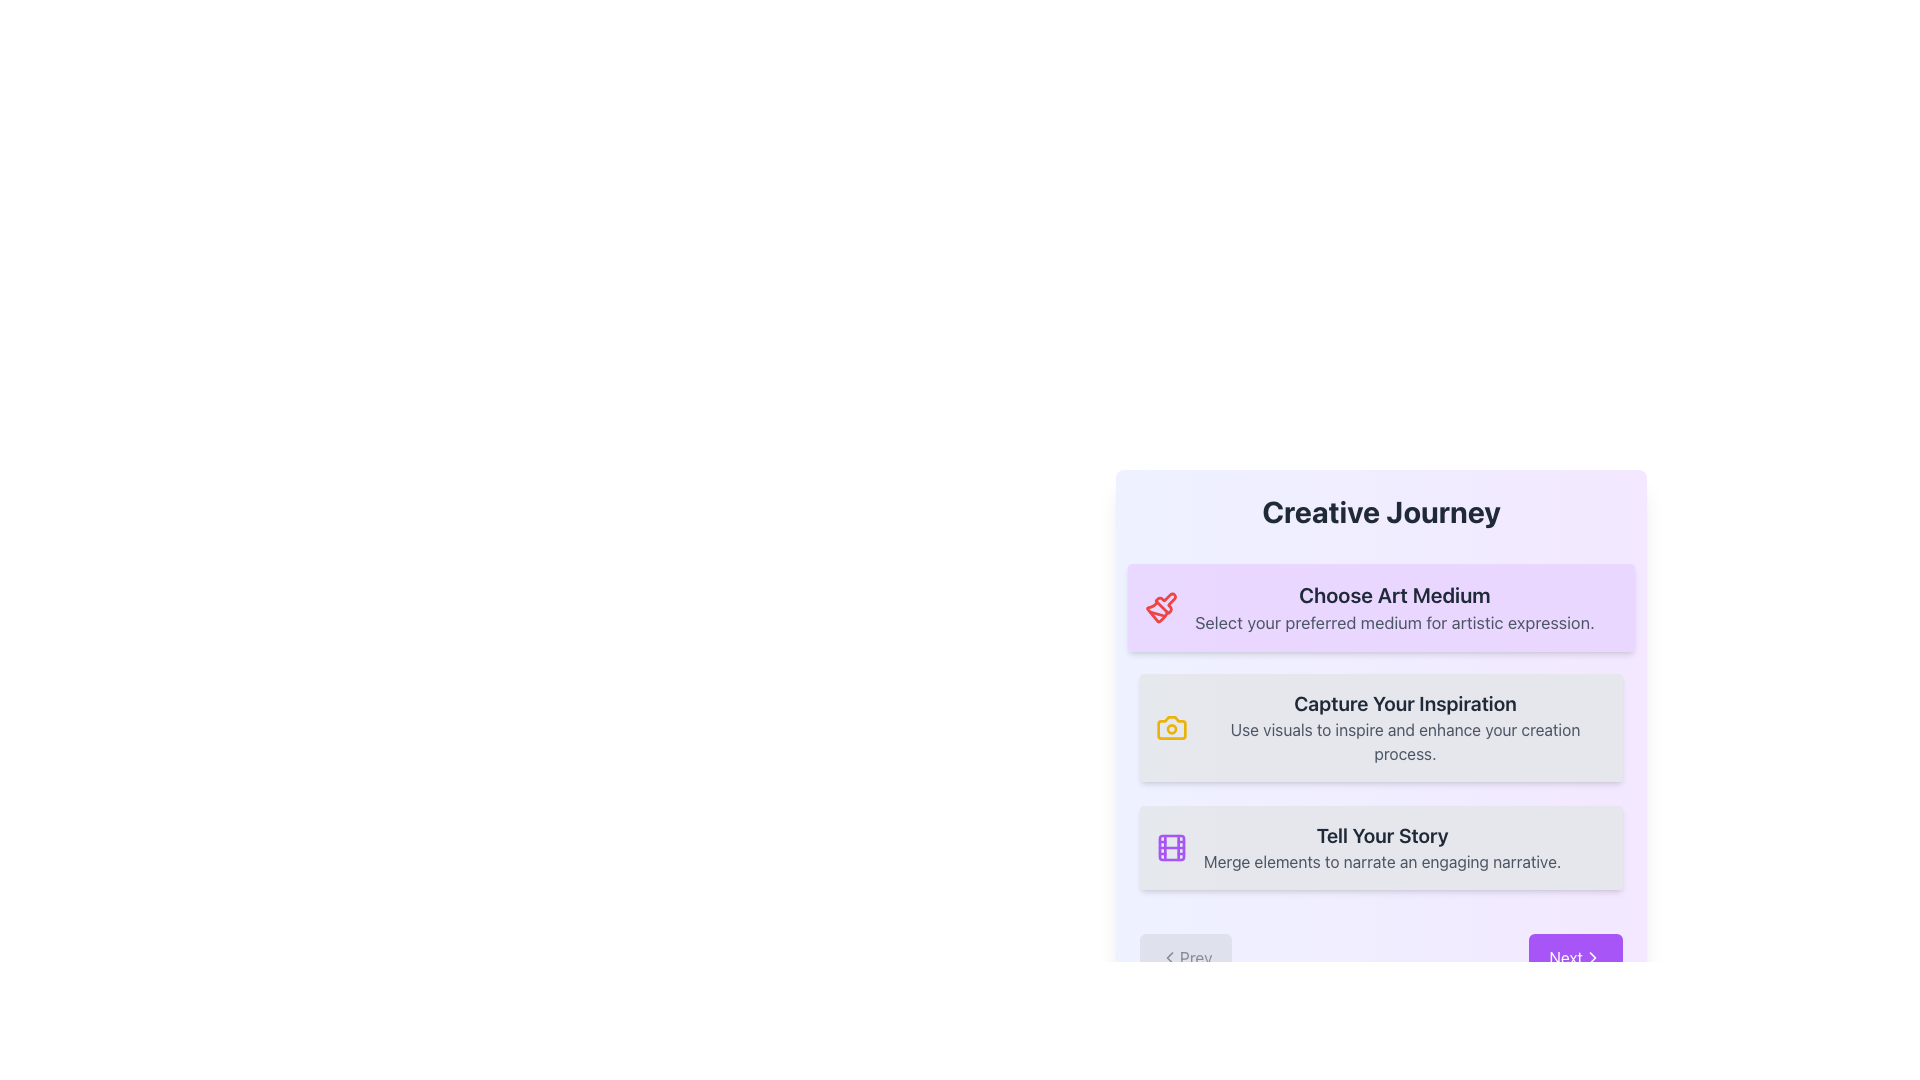  I want to click on the description text within the 'Tell Your Story' card, which provides additional information related to the card's purpose, so click(1381, 860).